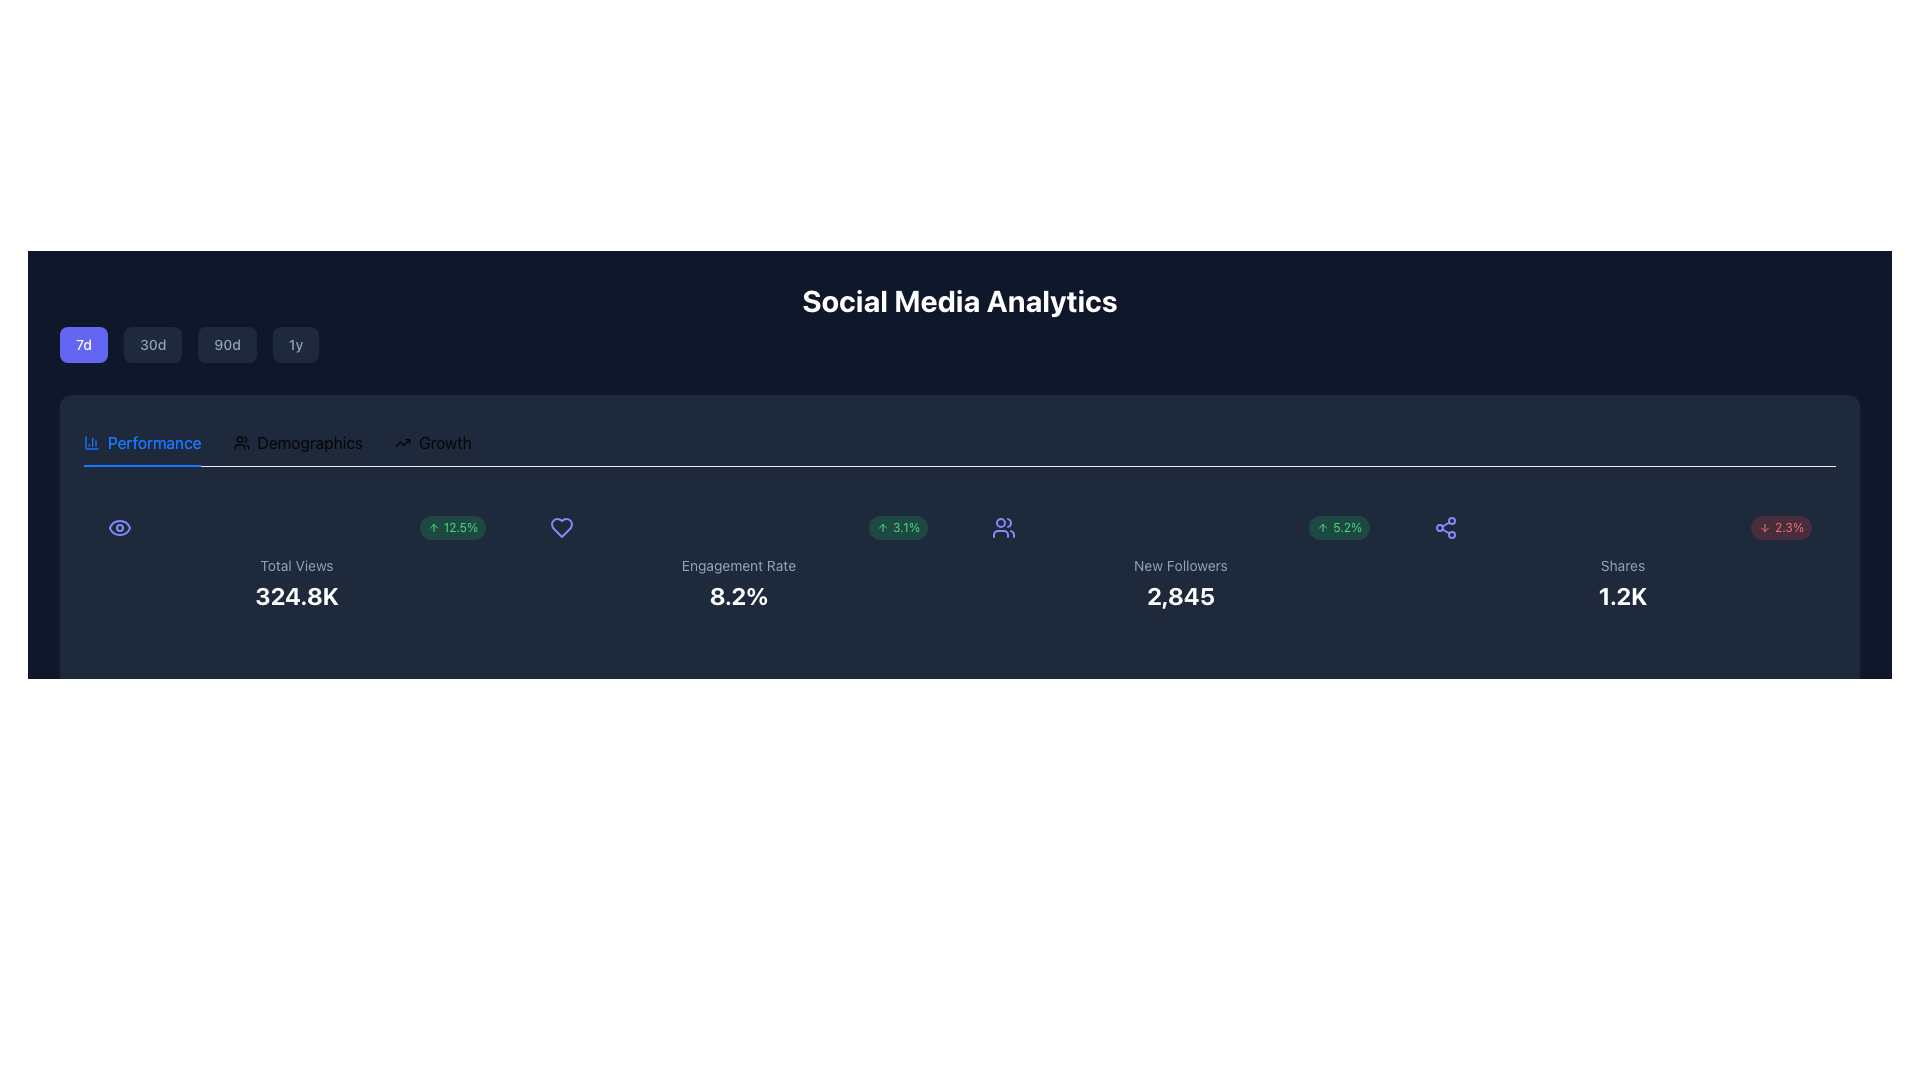  I want to click on the Text Label that serves as the title or heading of the dashboard section, which contextualizes content related to social media analytics, so click(960, 322).